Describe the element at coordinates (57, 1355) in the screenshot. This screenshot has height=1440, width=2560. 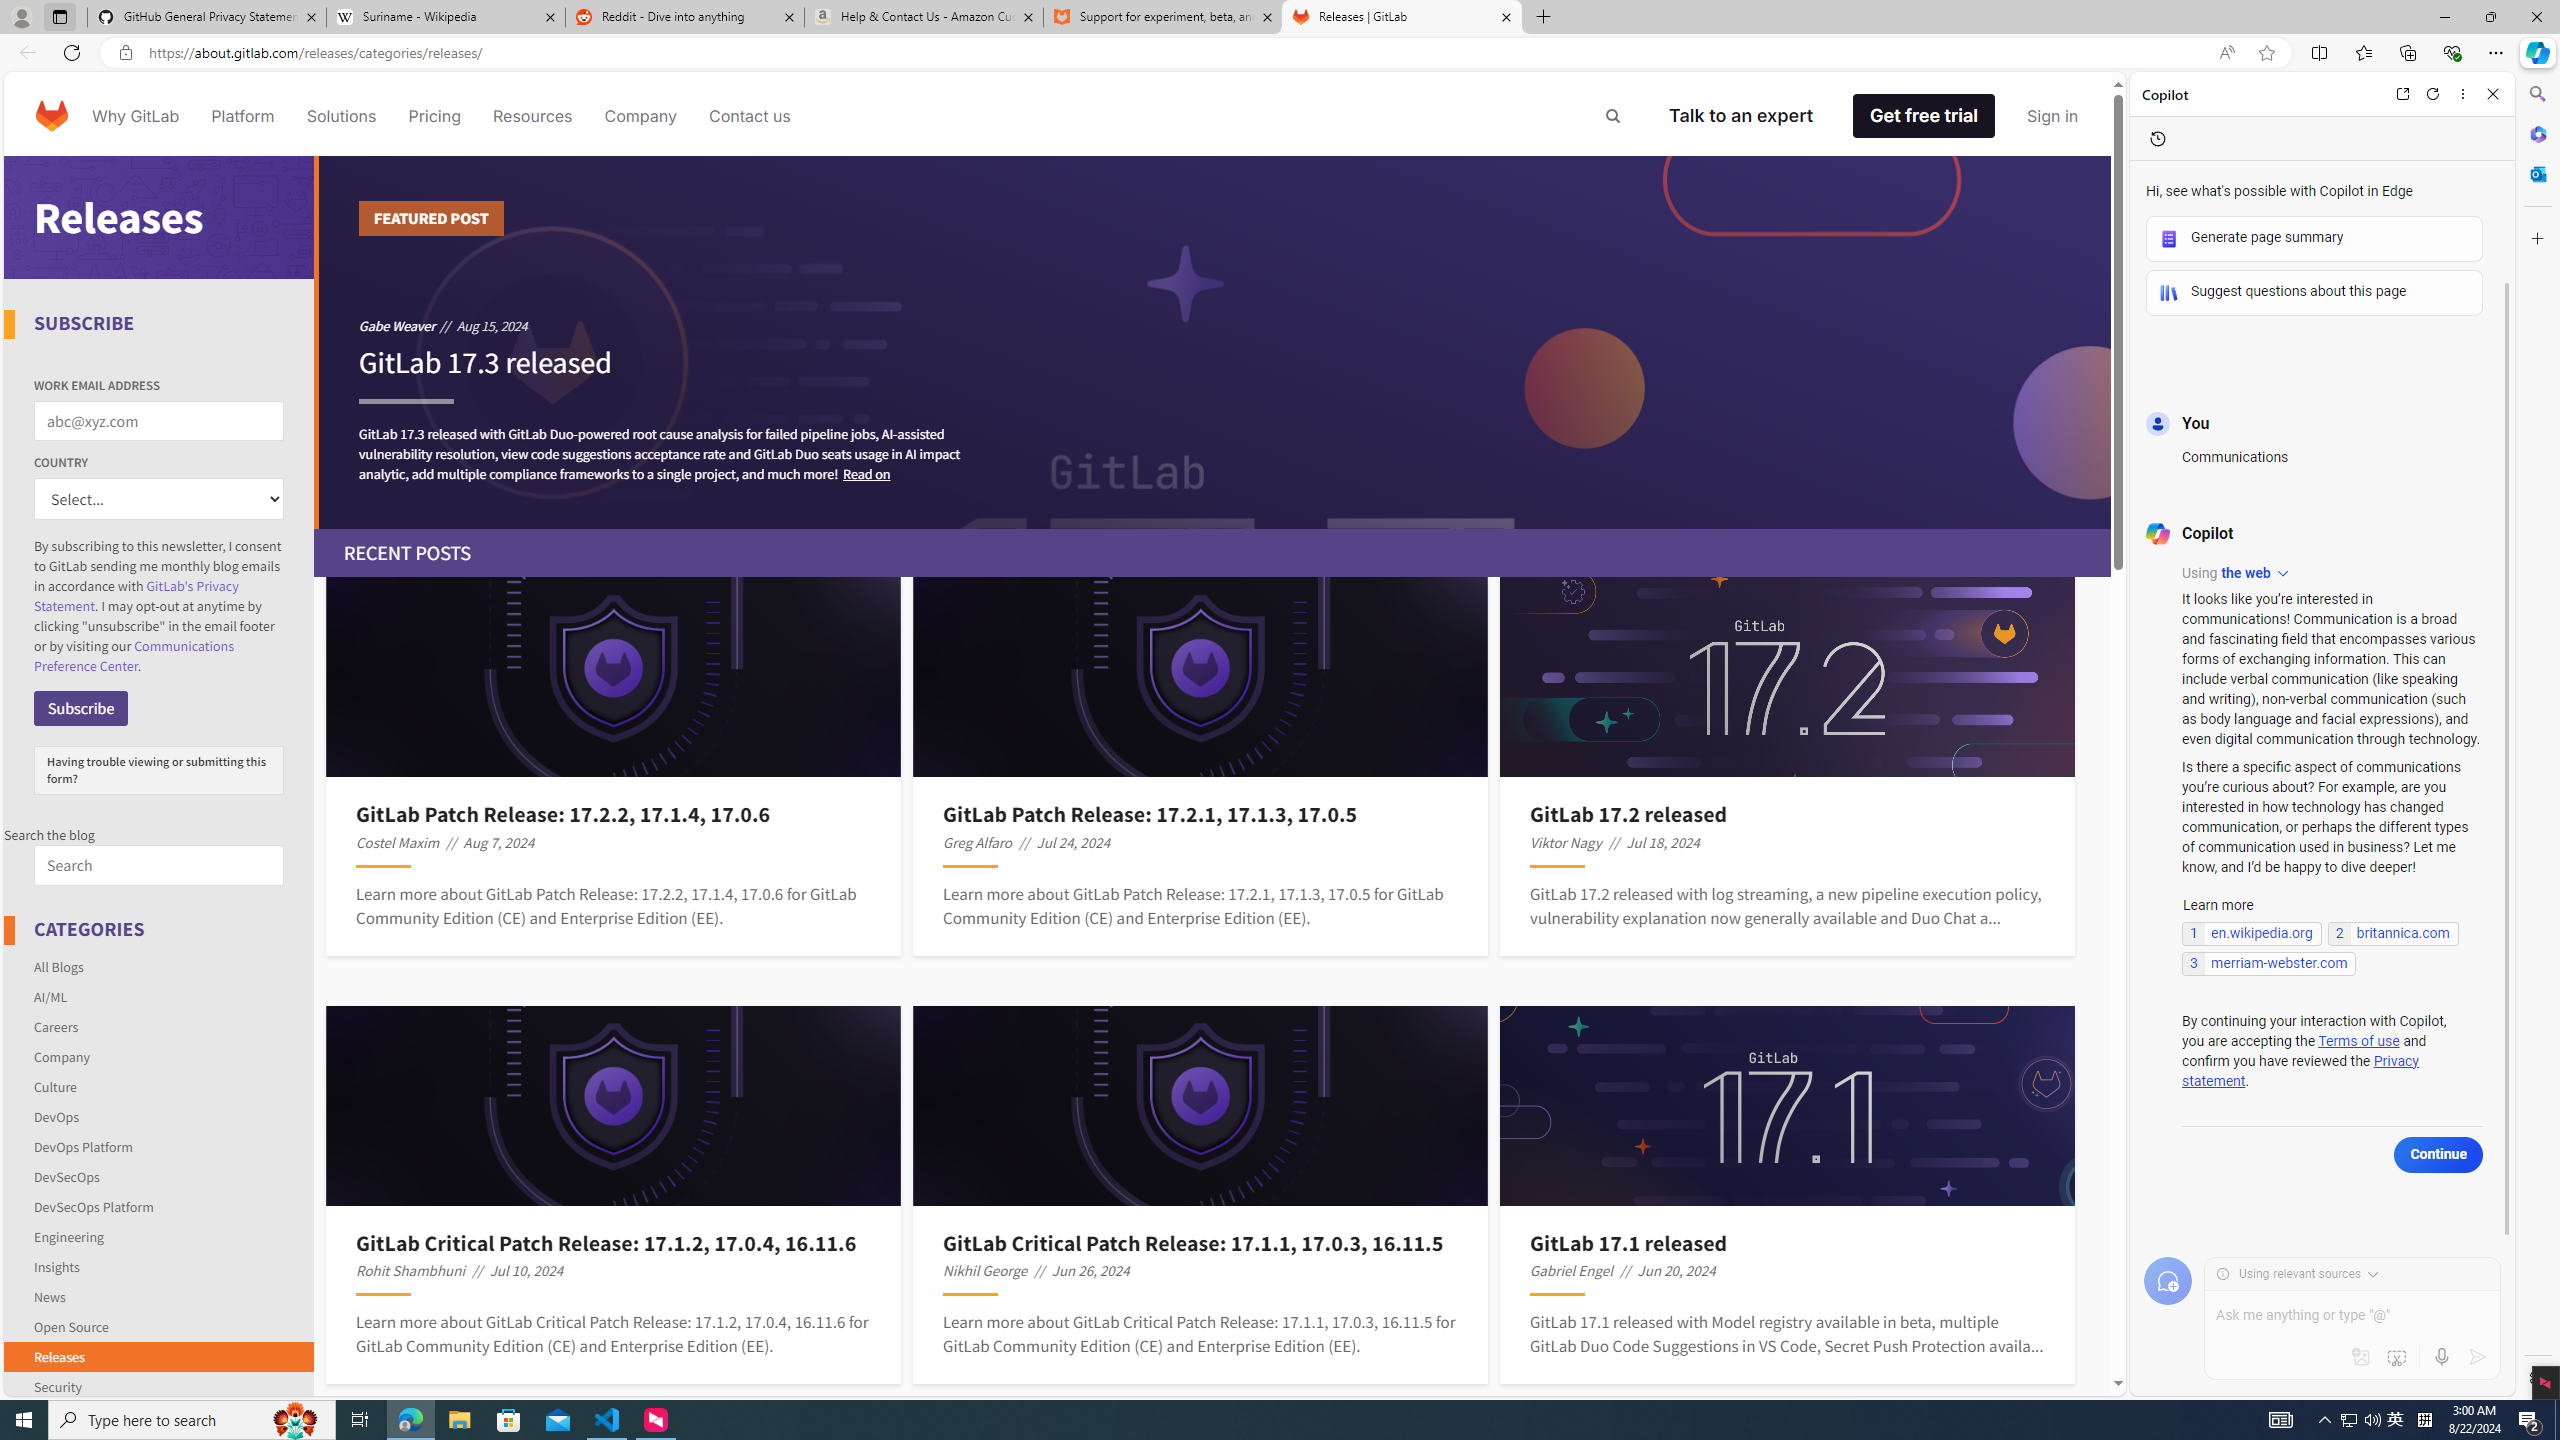
I see `'Releases'` at that location.